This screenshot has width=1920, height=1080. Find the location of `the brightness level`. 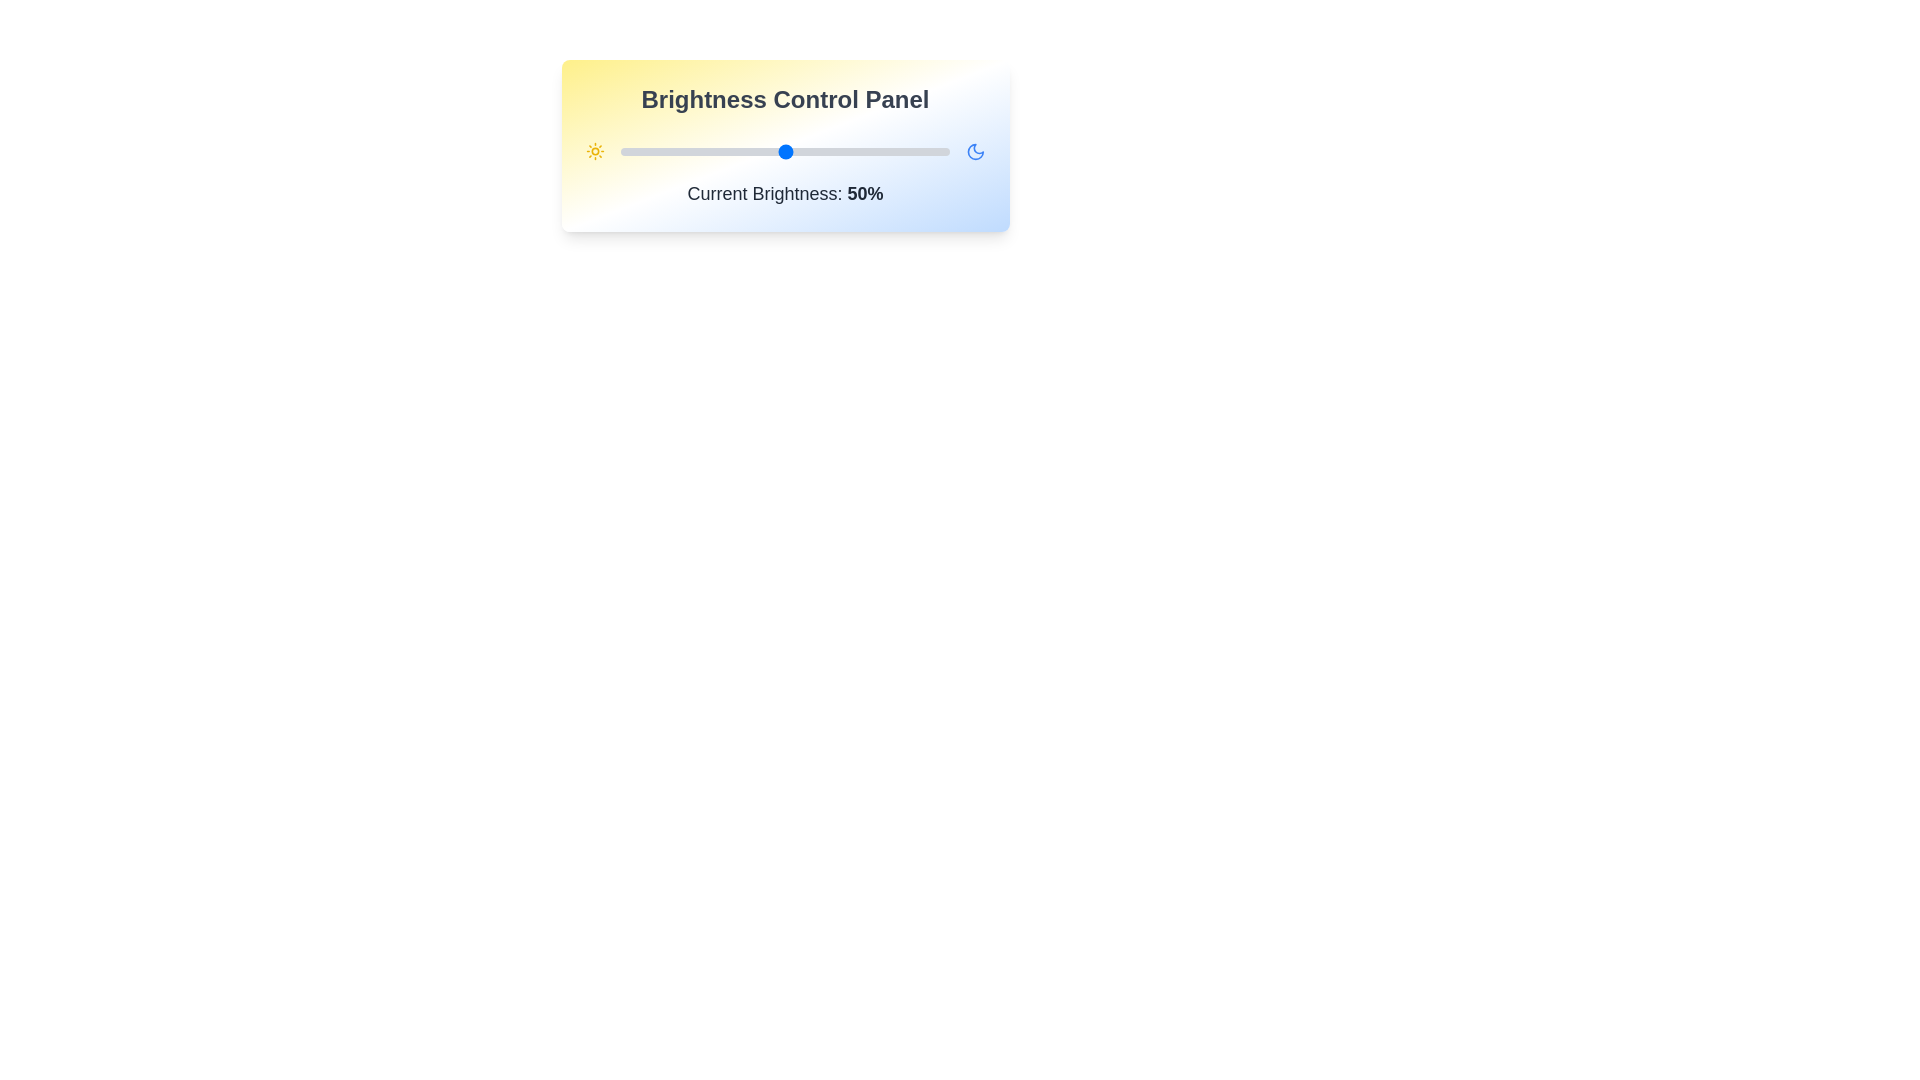

the brightness level is located at coordinates (834, 150).